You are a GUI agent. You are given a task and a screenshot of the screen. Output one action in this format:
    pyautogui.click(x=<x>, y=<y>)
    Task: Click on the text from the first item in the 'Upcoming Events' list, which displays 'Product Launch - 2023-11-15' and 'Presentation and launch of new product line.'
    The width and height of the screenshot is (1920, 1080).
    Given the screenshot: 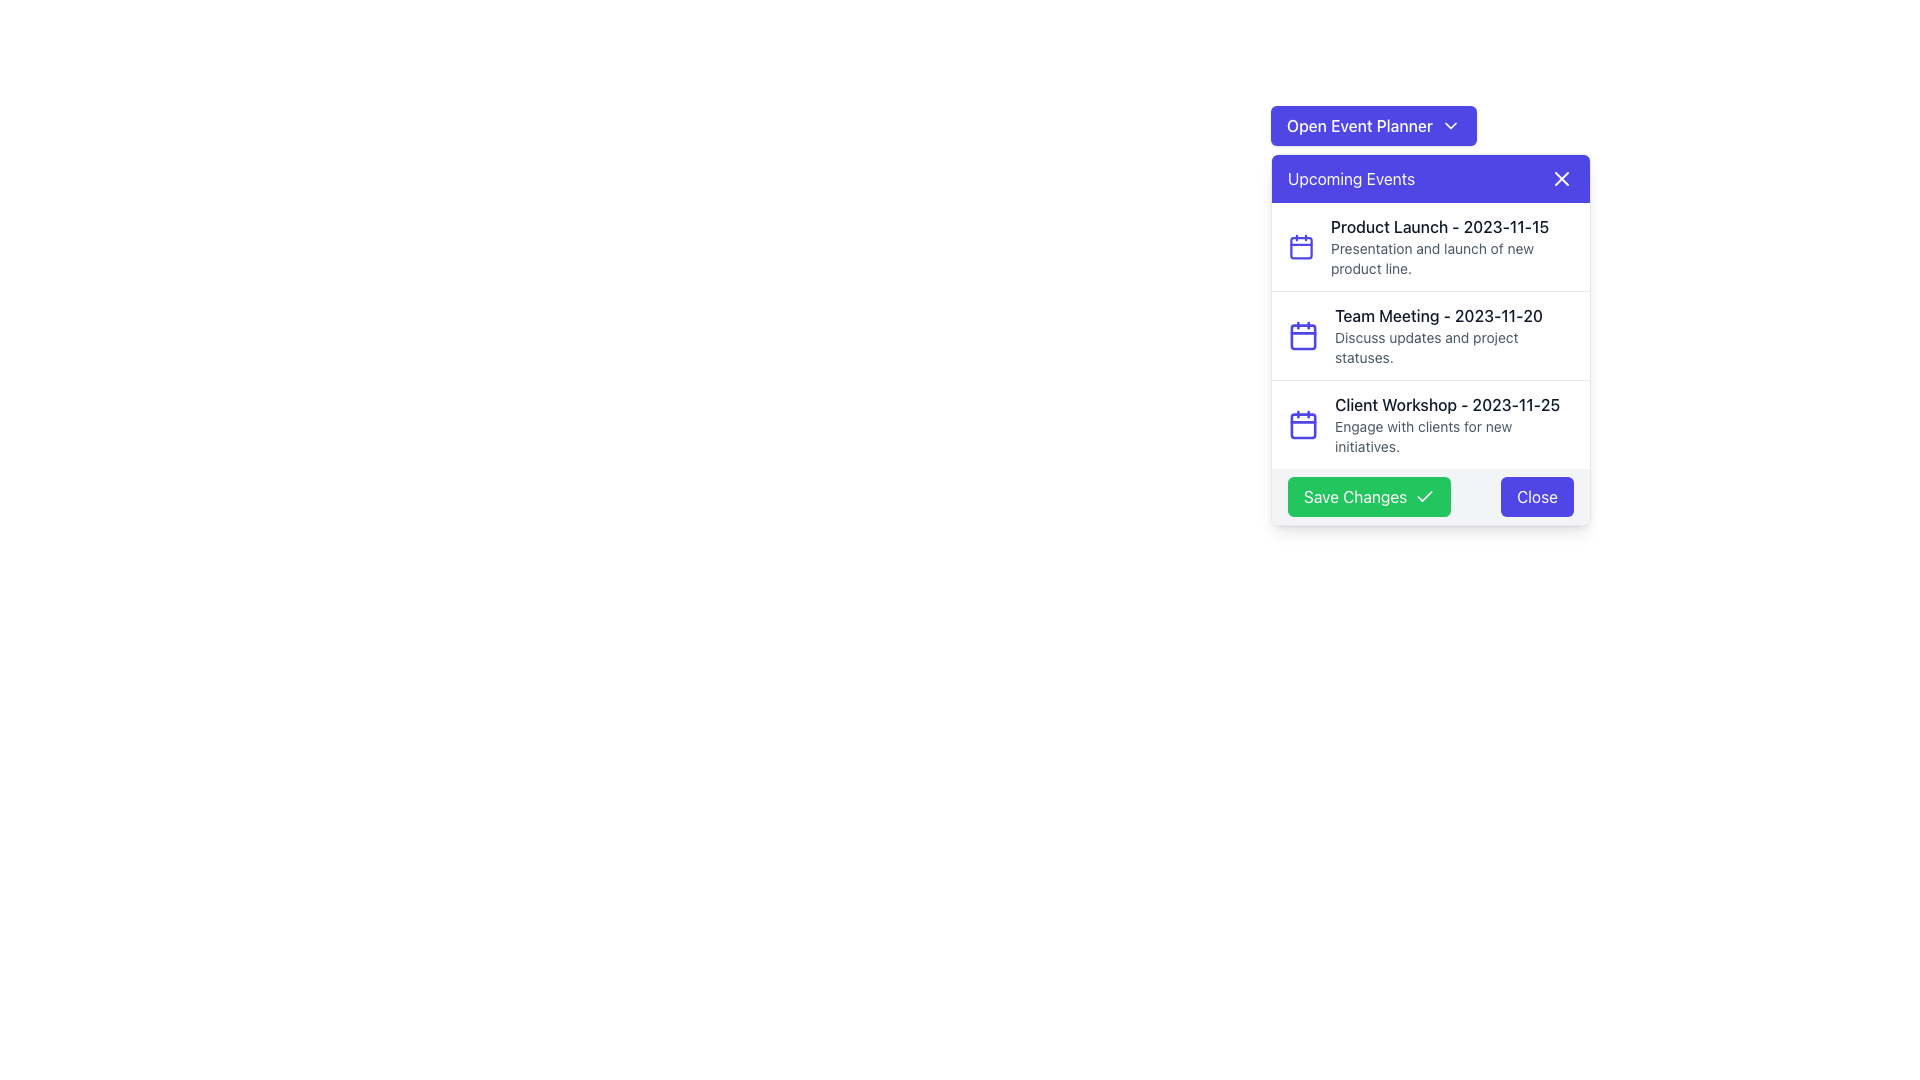 What is the action you would take?
    pyautogui.click(x=1452, y=245)
    